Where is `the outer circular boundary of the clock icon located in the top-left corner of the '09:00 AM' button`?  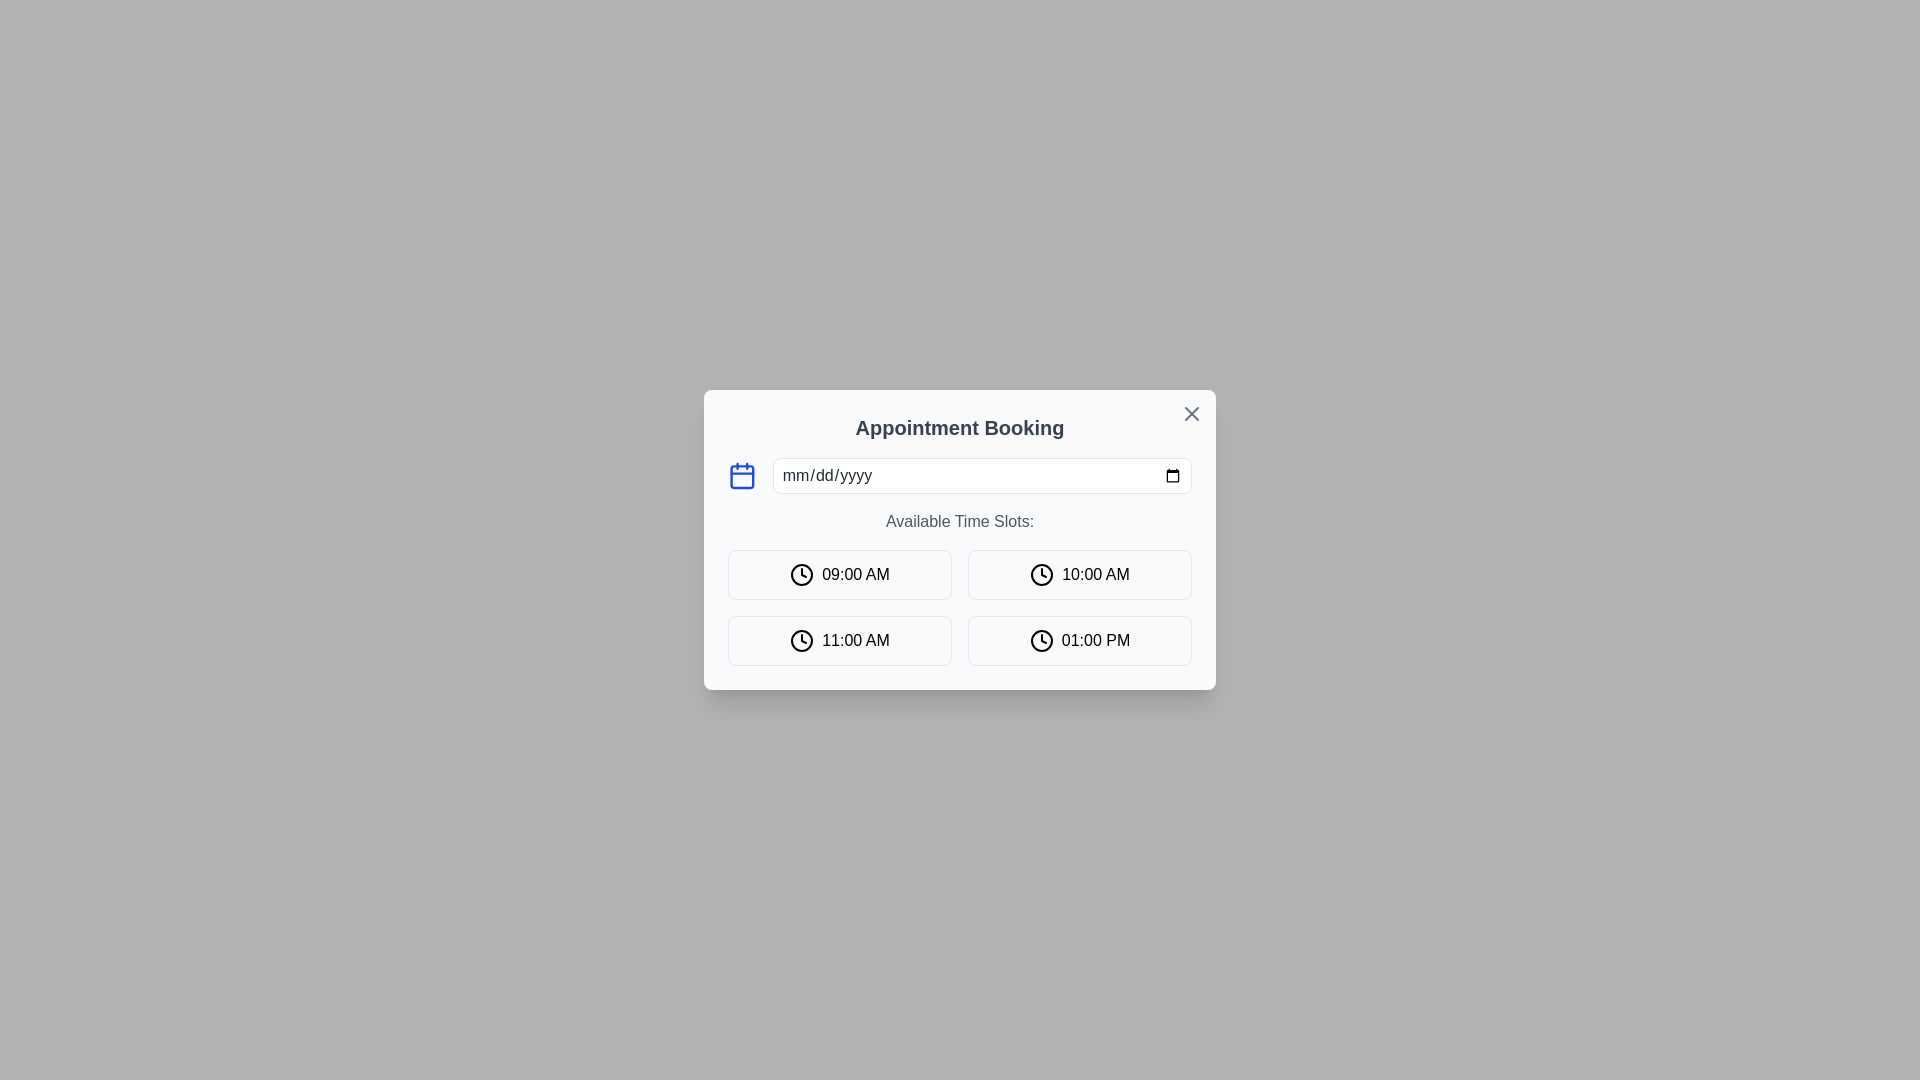 the outer circular boundary of the clock icon located in the top-left corner of the '09:00 AM' button is located at coordinates (802, 574).